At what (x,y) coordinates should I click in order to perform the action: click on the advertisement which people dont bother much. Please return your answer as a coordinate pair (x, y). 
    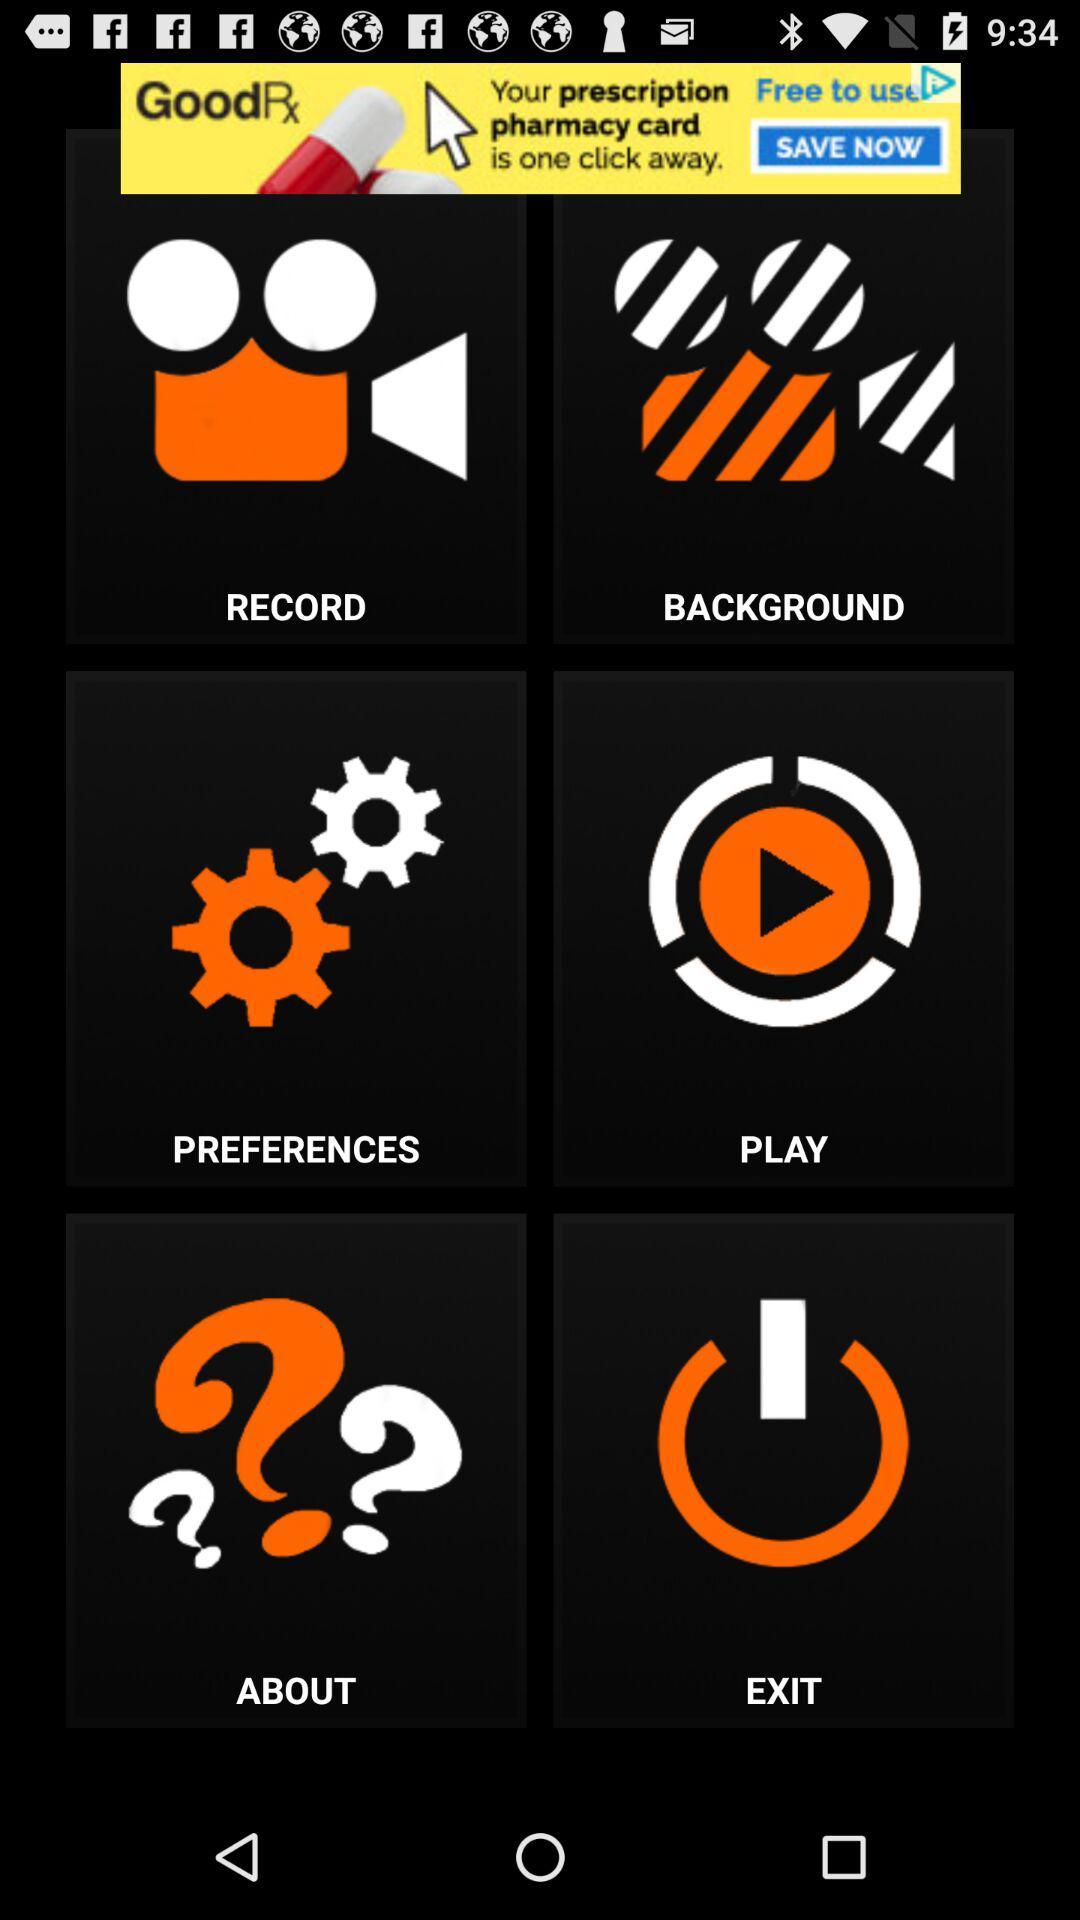
    Looking at the image, I should click on (540, 127).